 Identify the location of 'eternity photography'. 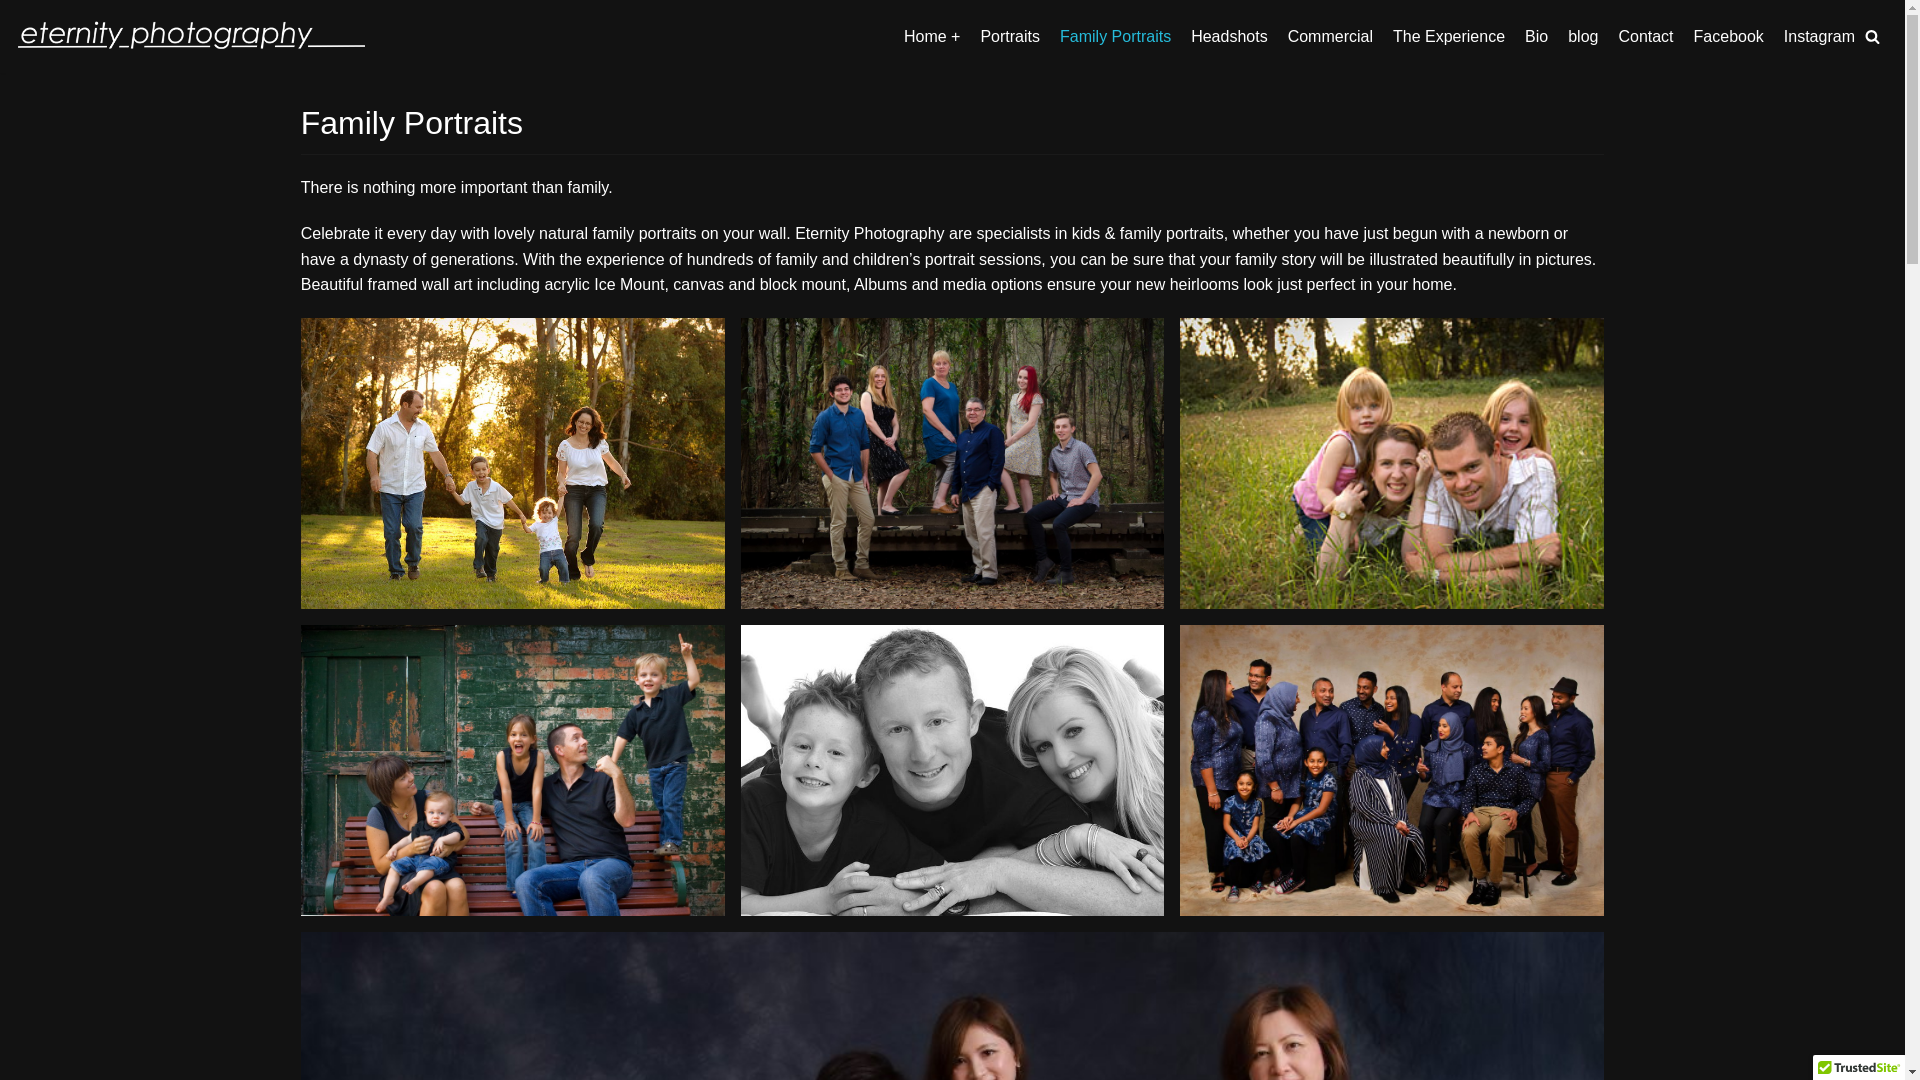
(190, 36).